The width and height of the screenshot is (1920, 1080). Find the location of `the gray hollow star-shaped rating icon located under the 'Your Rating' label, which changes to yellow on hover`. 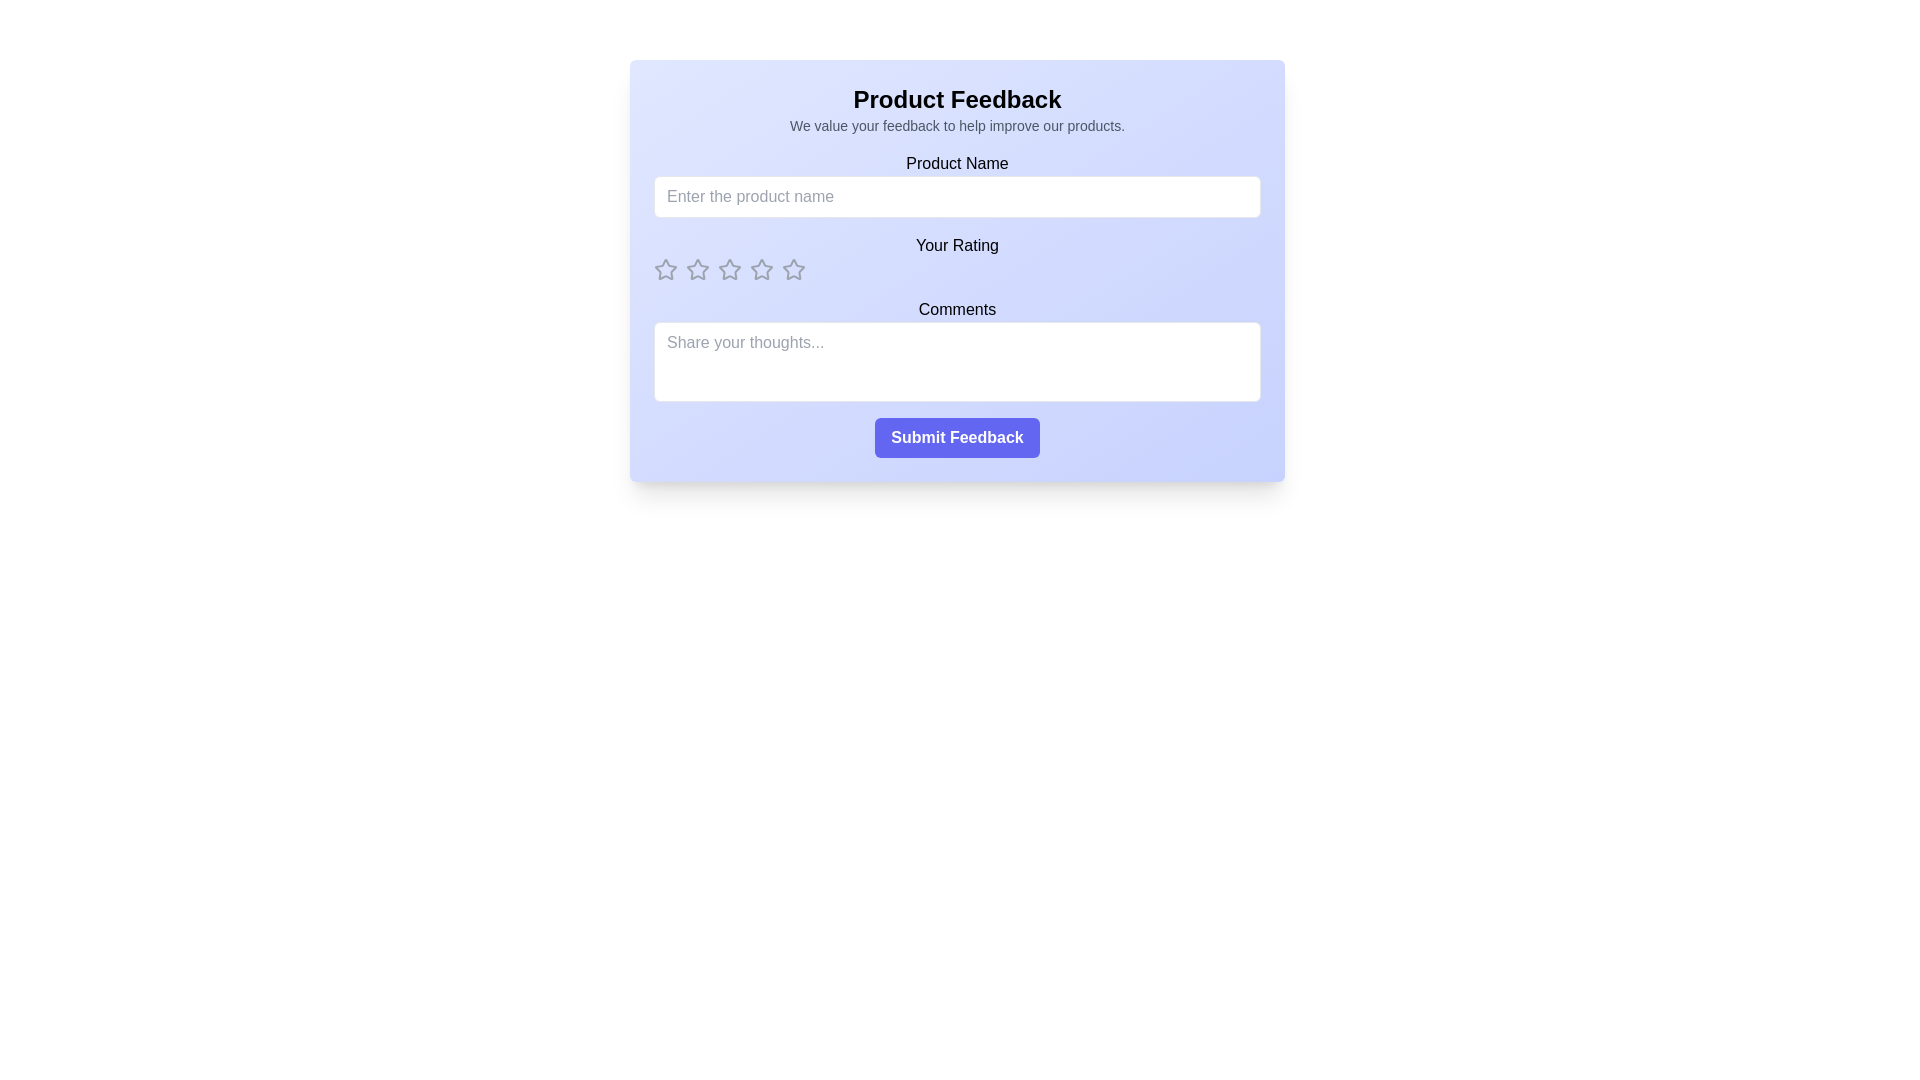

the gray hollow star-shaped rating icon located under the 'Your Rating' label, which changes to yellow on hover is located at coordinates (666, 268).